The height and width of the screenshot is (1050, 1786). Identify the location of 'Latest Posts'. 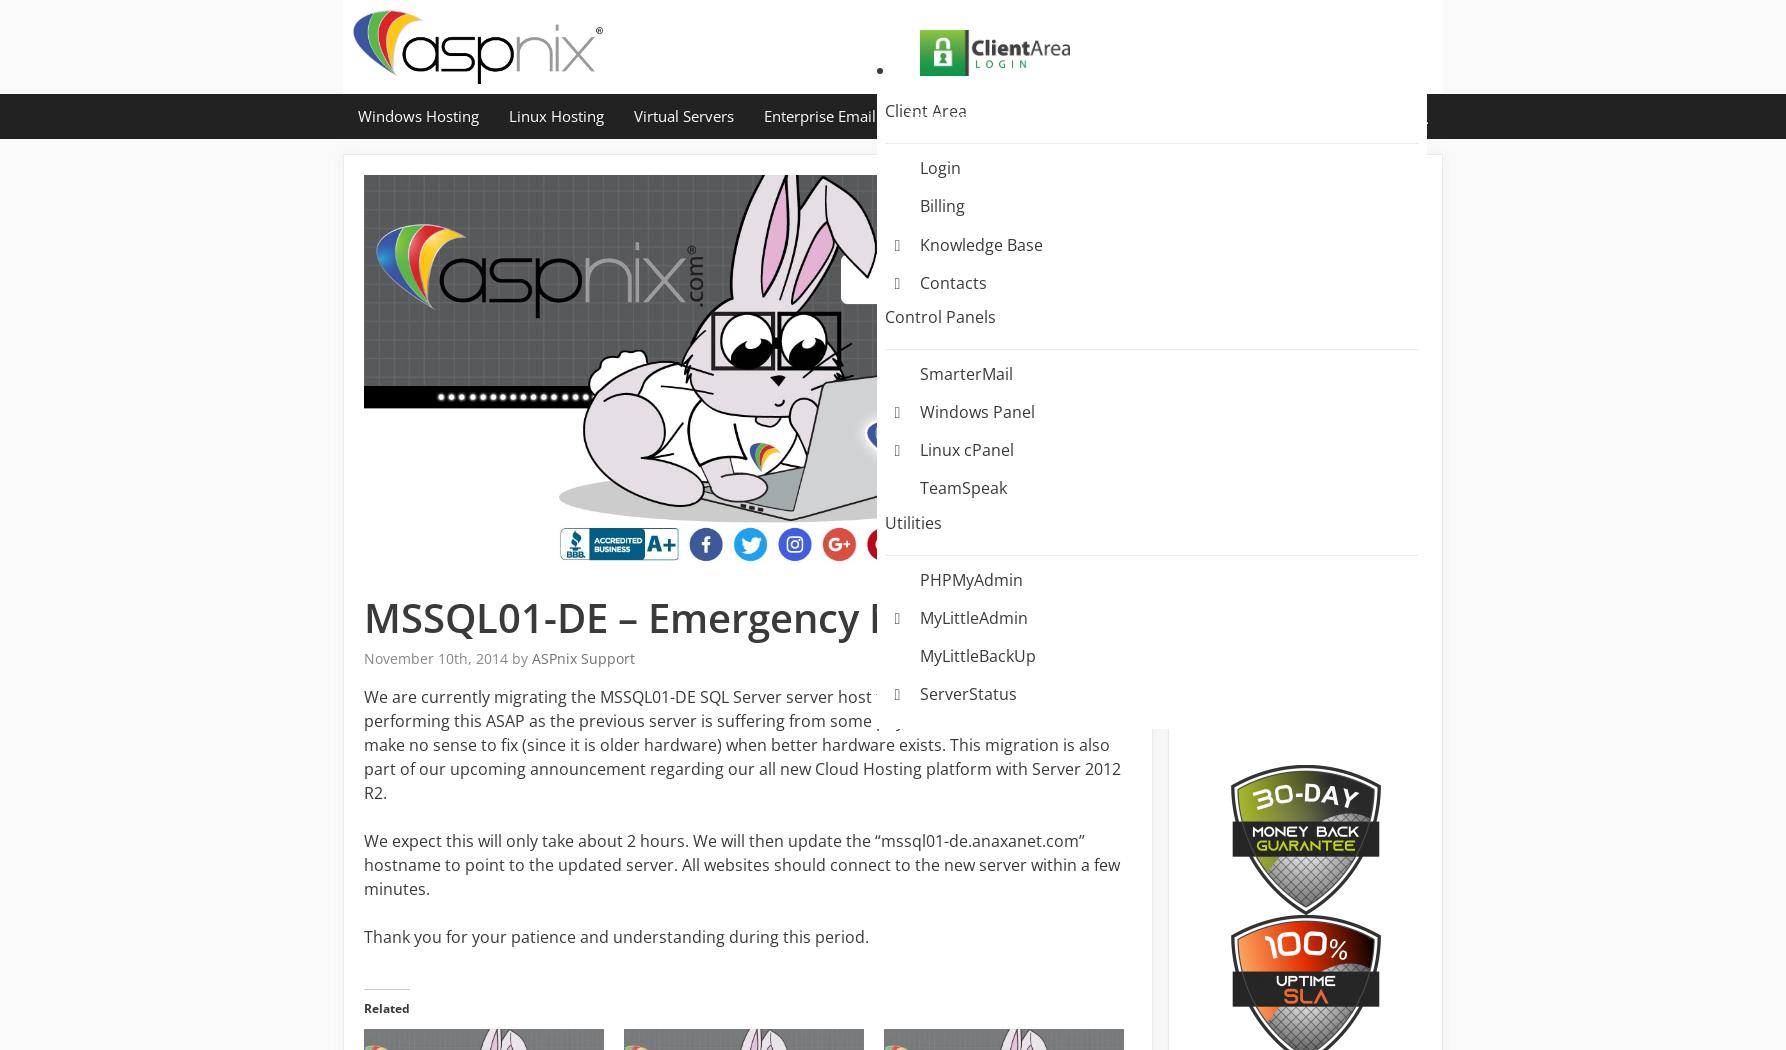
(1276, 330).